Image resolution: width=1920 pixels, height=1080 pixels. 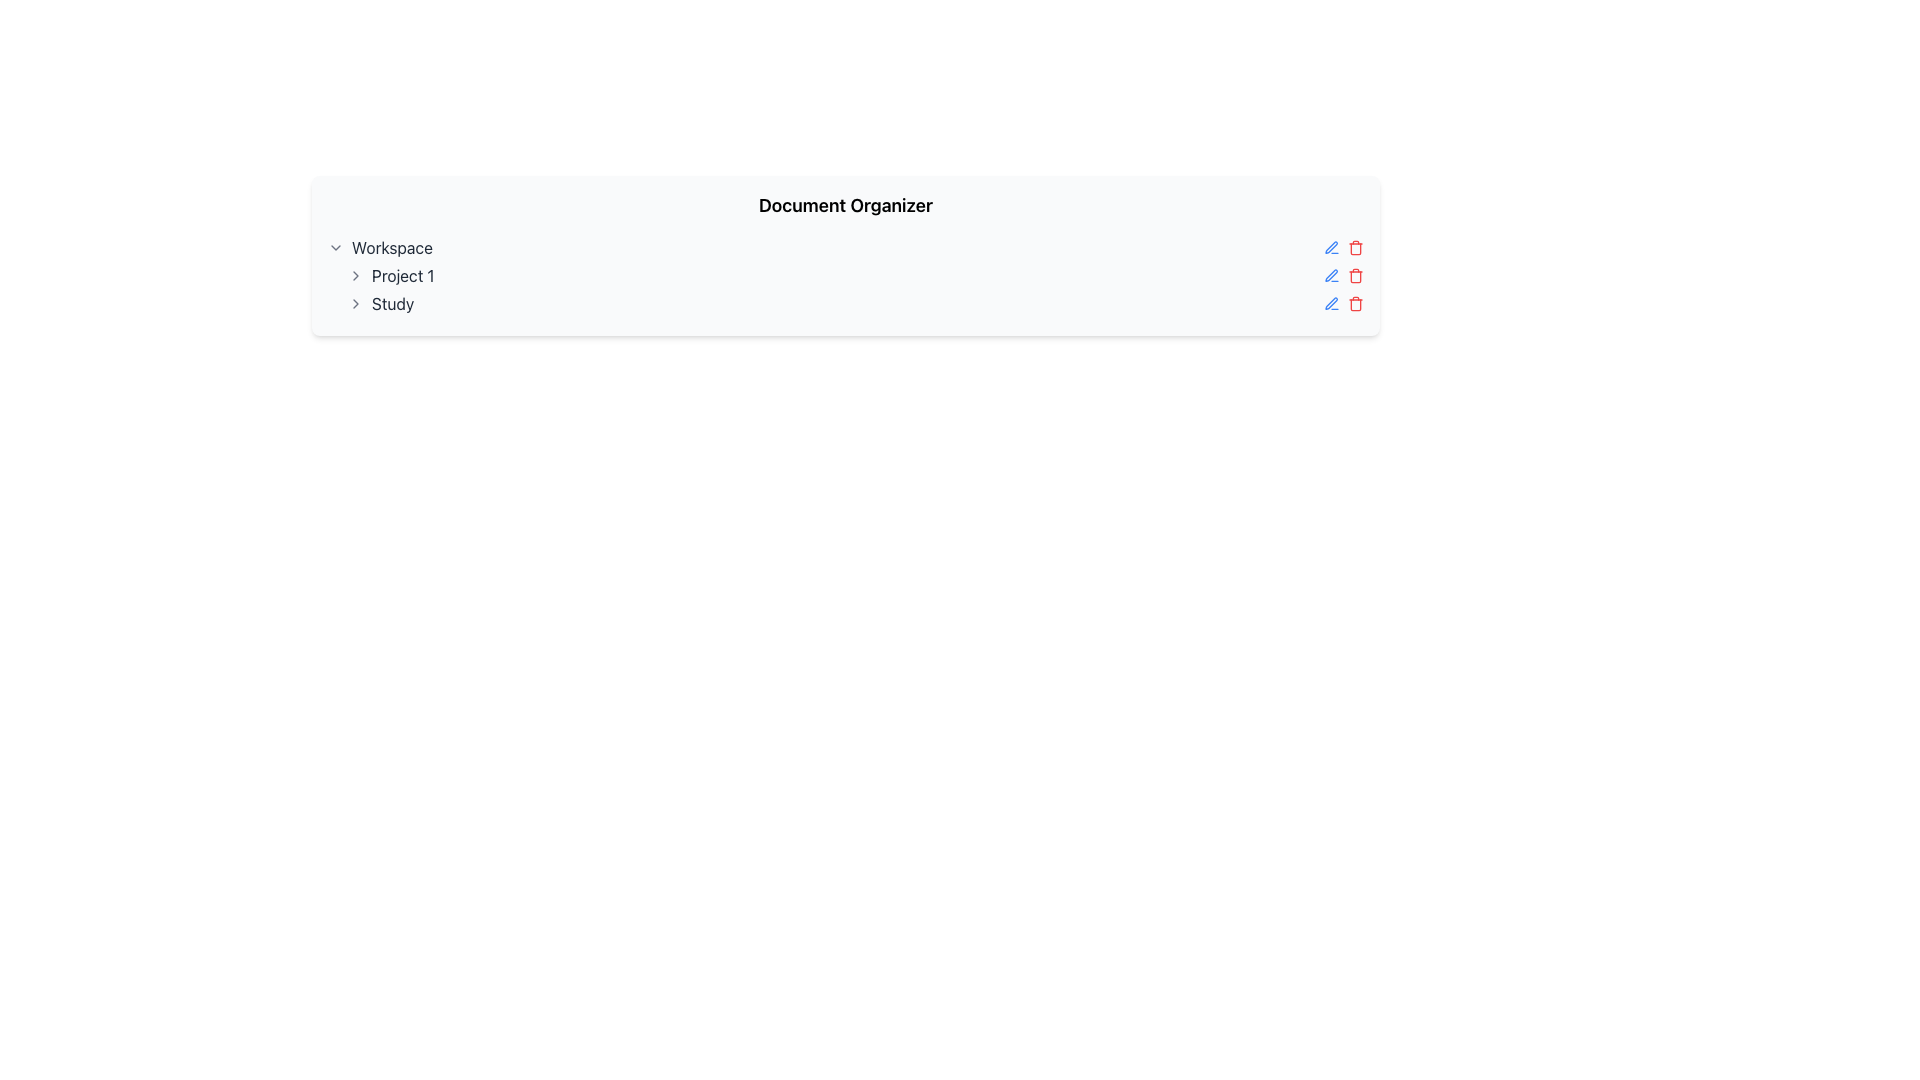 What do you see at coordinates (336, 246) in the screenshot?
I see `the downward-pointing chevron icon with a gray outline, located to the left of the 'Workspace' text` at bounding box center [336, 246].